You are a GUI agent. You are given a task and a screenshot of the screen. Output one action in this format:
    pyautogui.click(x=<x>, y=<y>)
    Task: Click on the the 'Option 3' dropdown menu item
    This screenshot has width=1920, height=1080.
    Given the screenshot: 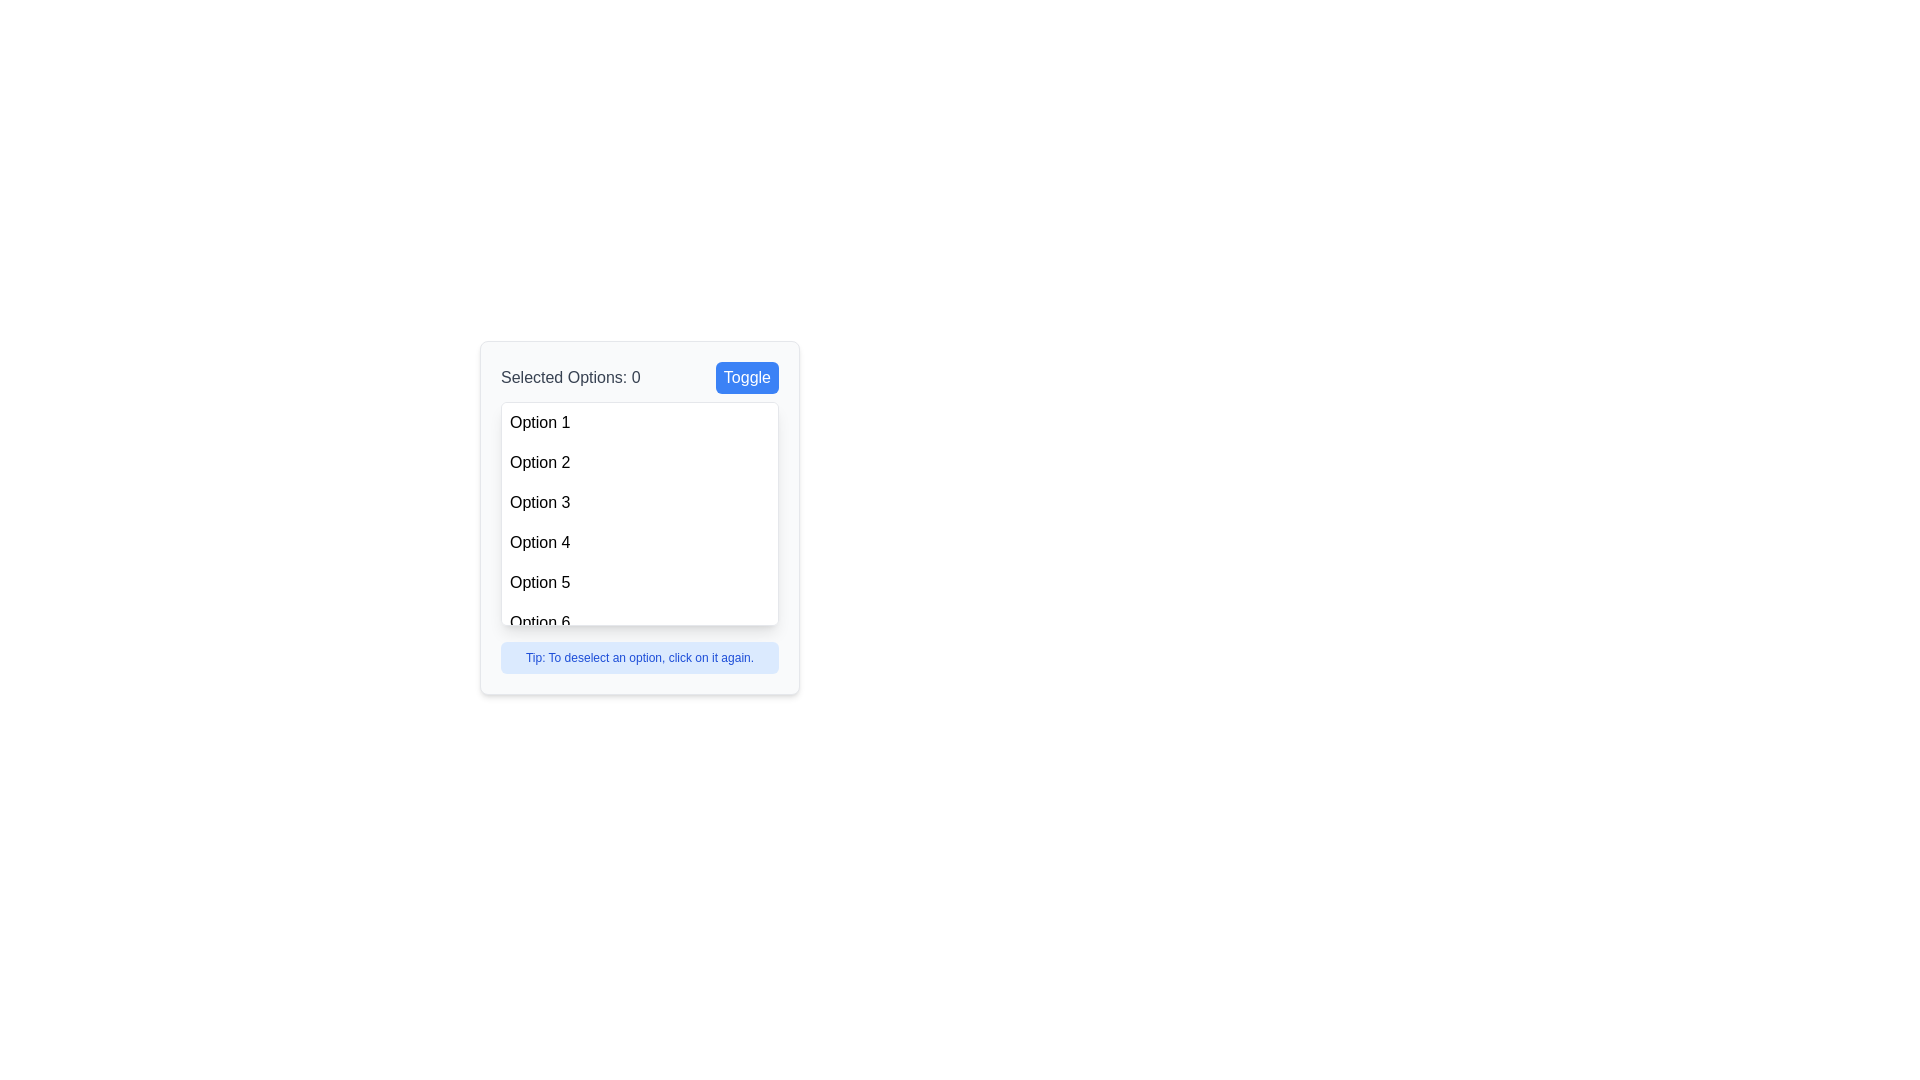 What is the action you would take?
    pyautogui.click(x=638, y=501)
    